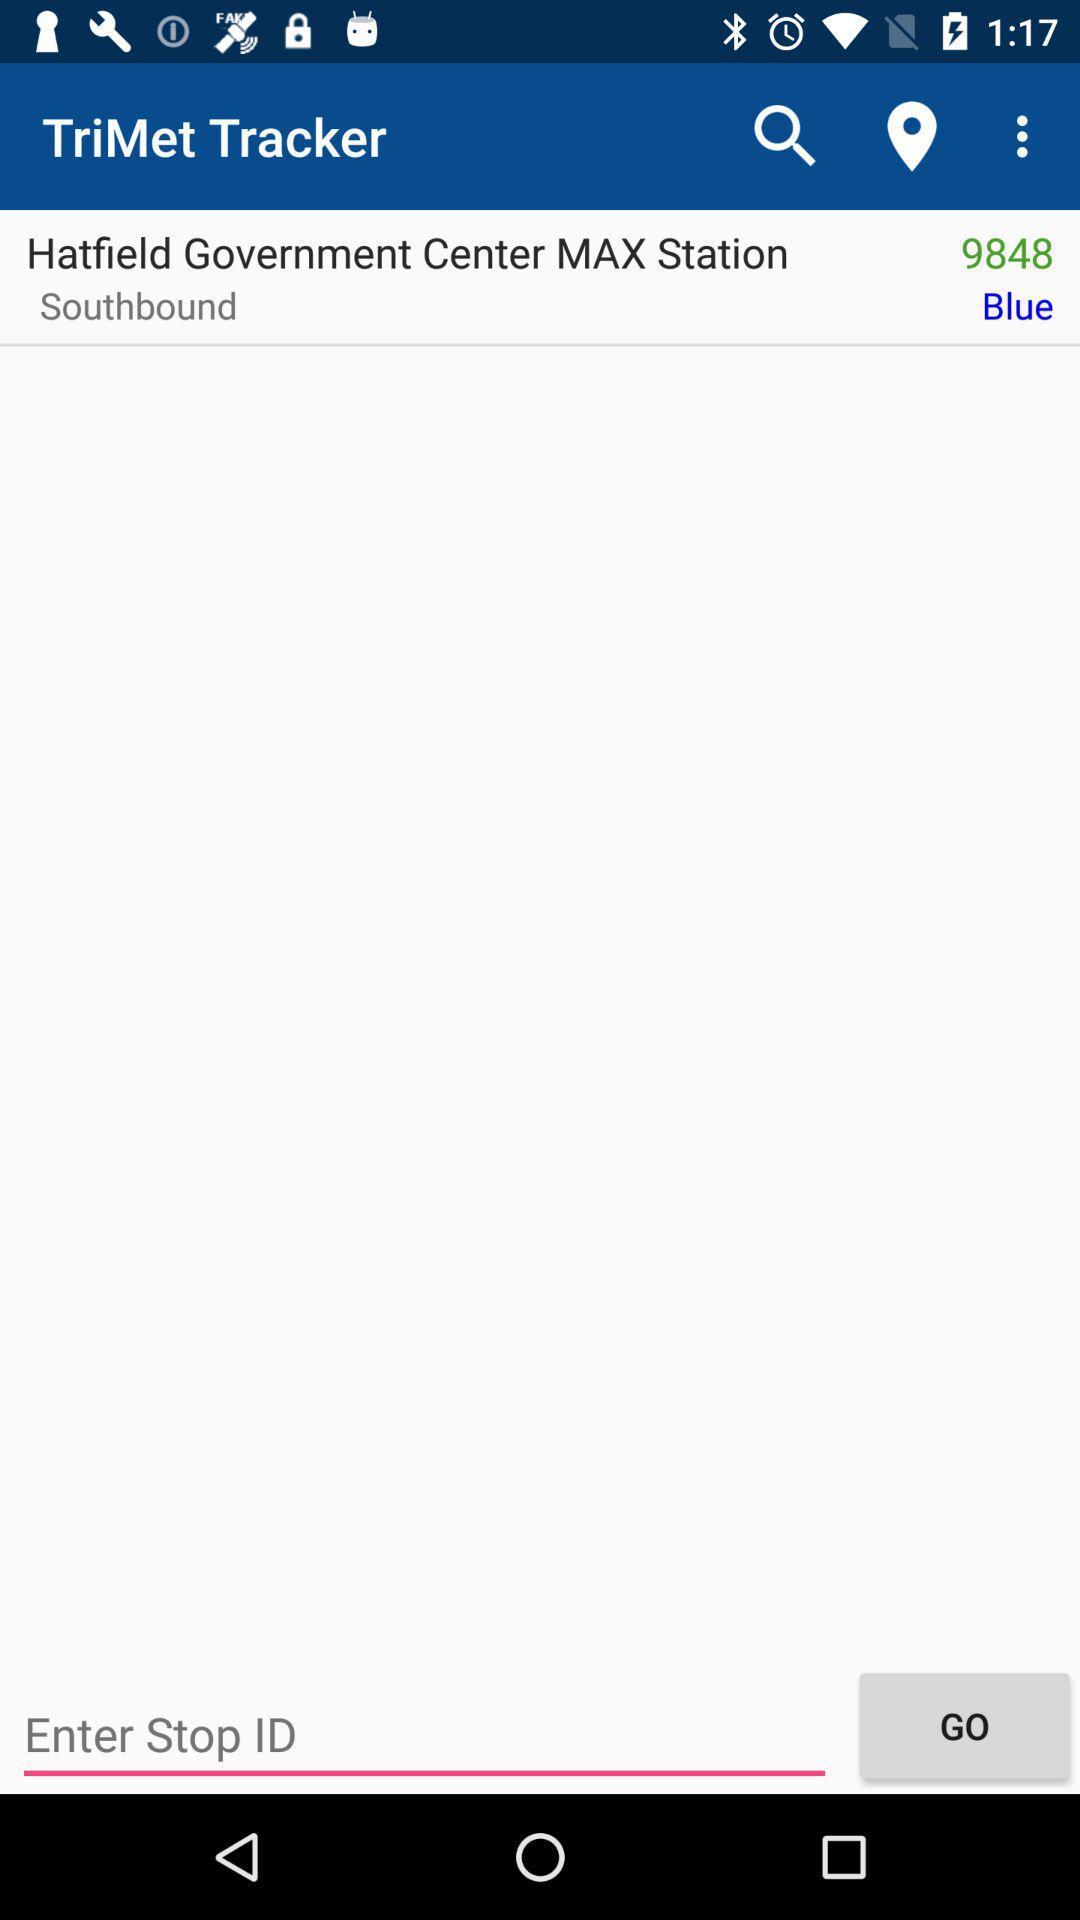  I want to click on the hatfield government center icon, so click(467, 244).